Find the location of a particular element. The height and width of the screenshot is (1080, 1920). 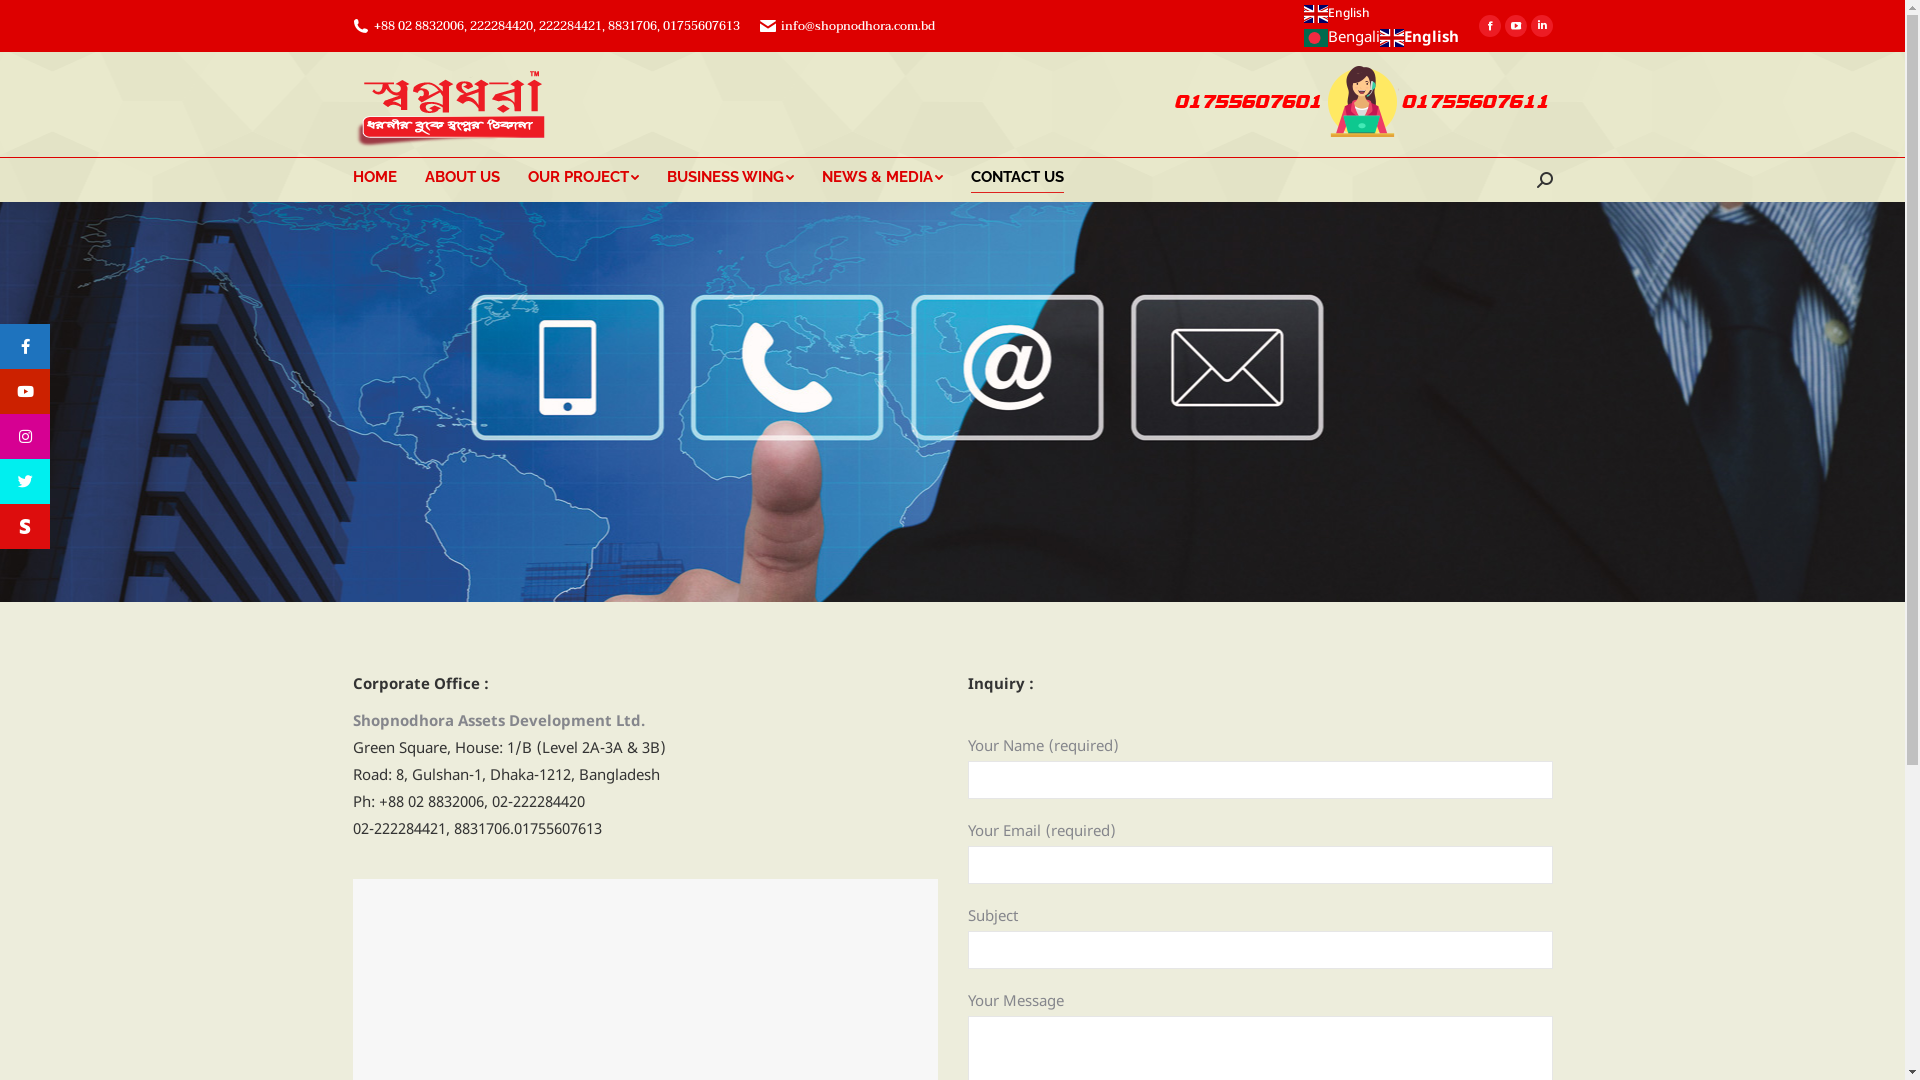

'English' is located at coordinates (1380, 14).